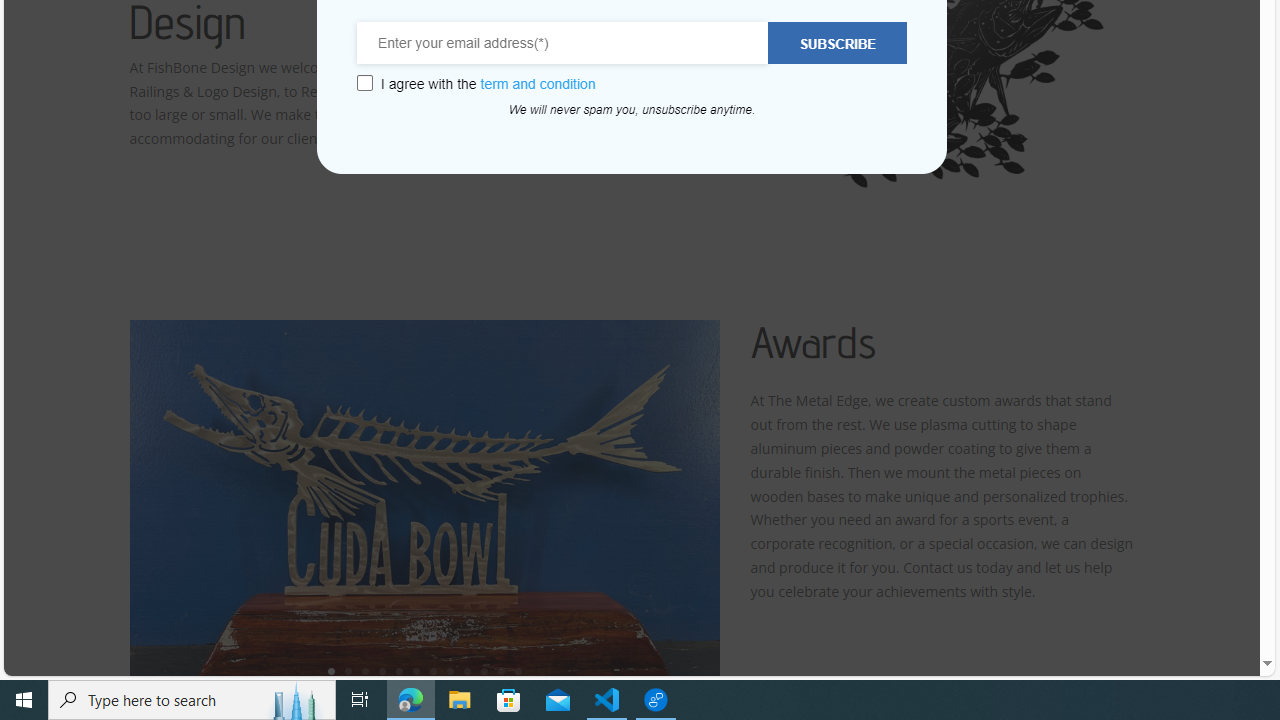 The height and width of the screenshot is (720, 1280). I want to click on 'term and condition', so click(538, 83).